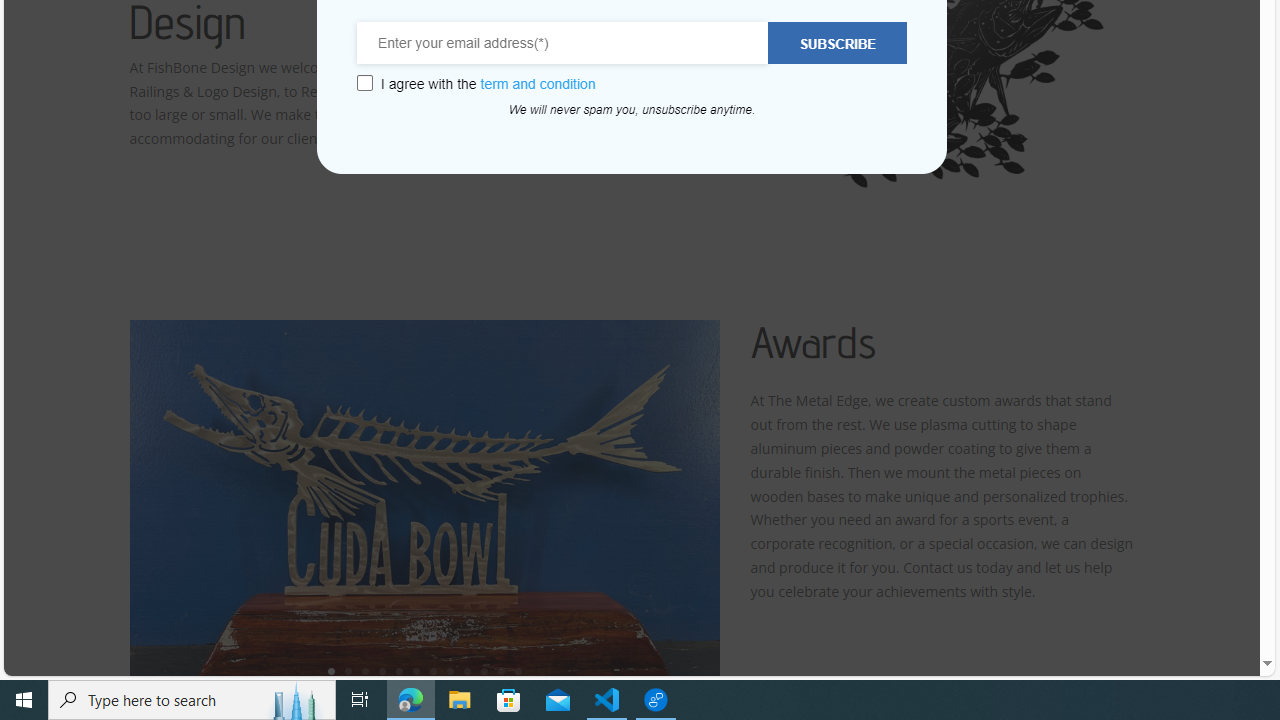 The height and width of the screenshot is (720, 1280). I want to click on 'term and condition', so click(538, 83).